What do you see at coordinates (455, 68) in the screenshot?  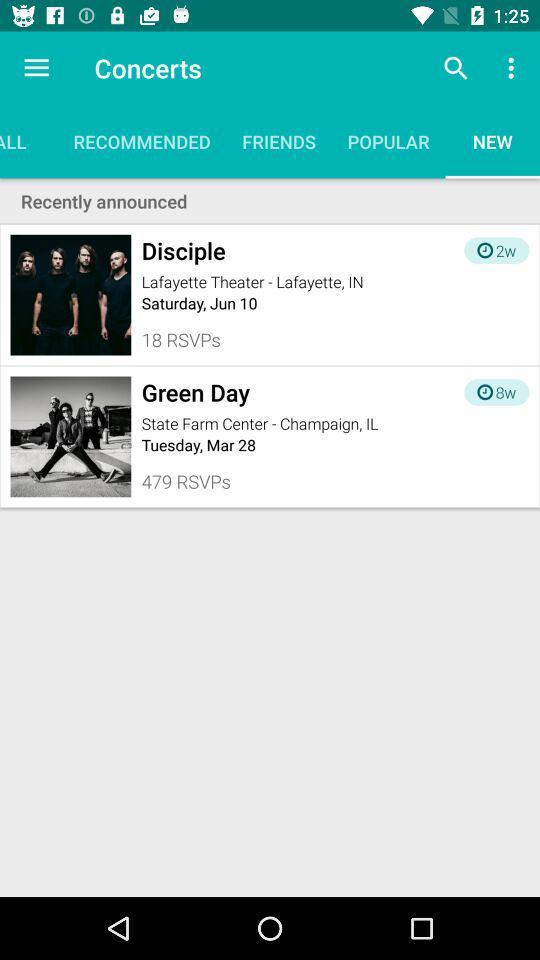 I see `the item next to concerts item` at bounding box center [455, 68].